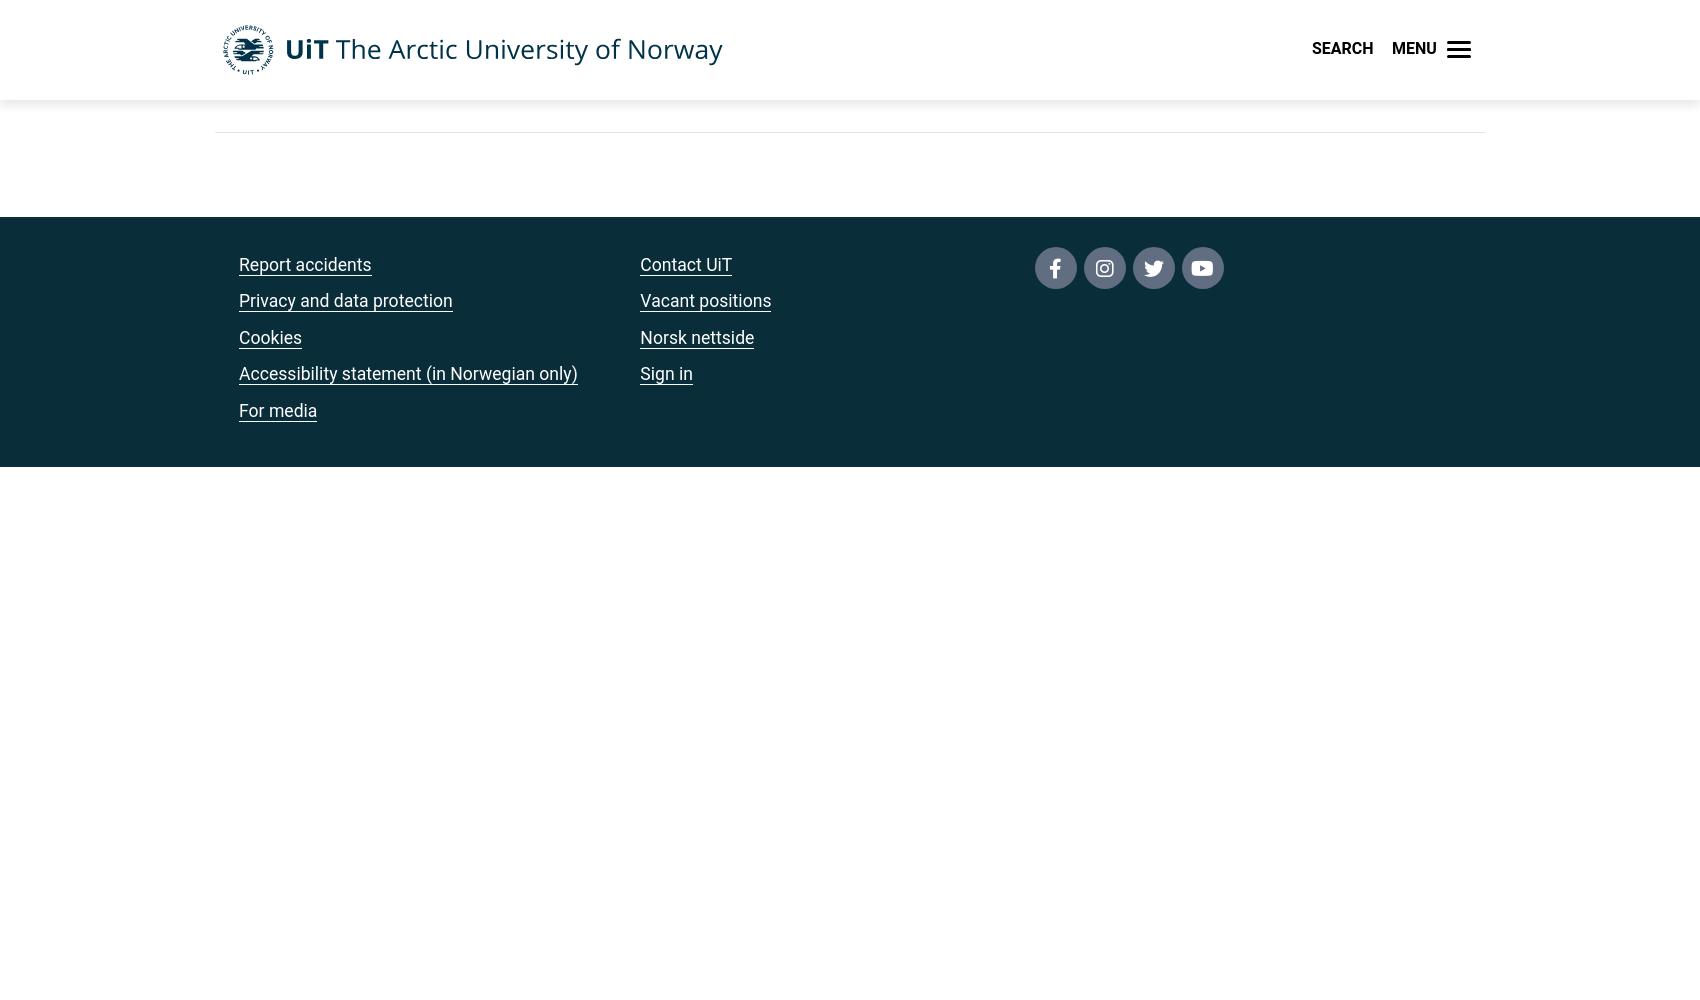 This screenshot has height=1000, width=1700. Describe the element at coordinates (775, 487) in the screenshot. I see `'Assignment templates'` at that location.